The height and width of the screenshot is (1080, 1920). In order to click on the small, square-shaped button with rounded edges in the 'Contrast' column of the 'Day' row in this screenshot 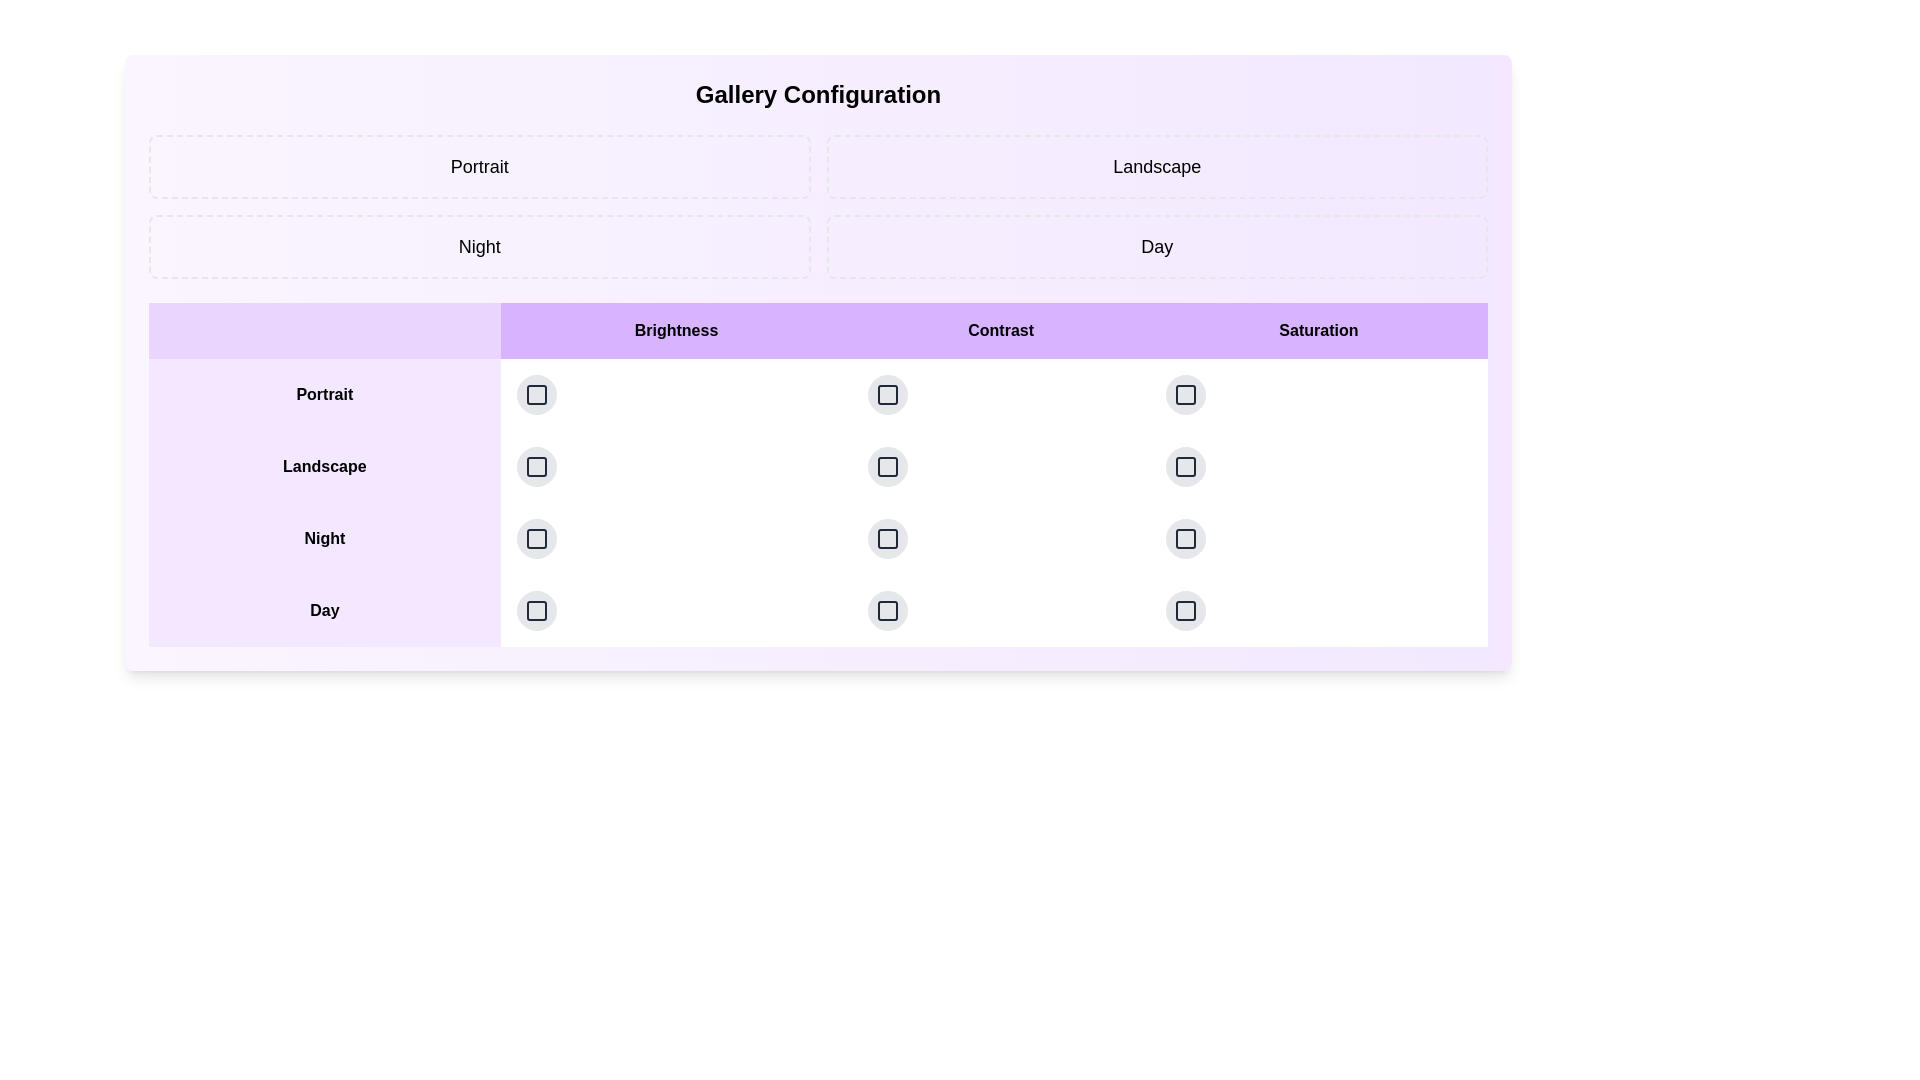, I will do `click(887, 609)`.